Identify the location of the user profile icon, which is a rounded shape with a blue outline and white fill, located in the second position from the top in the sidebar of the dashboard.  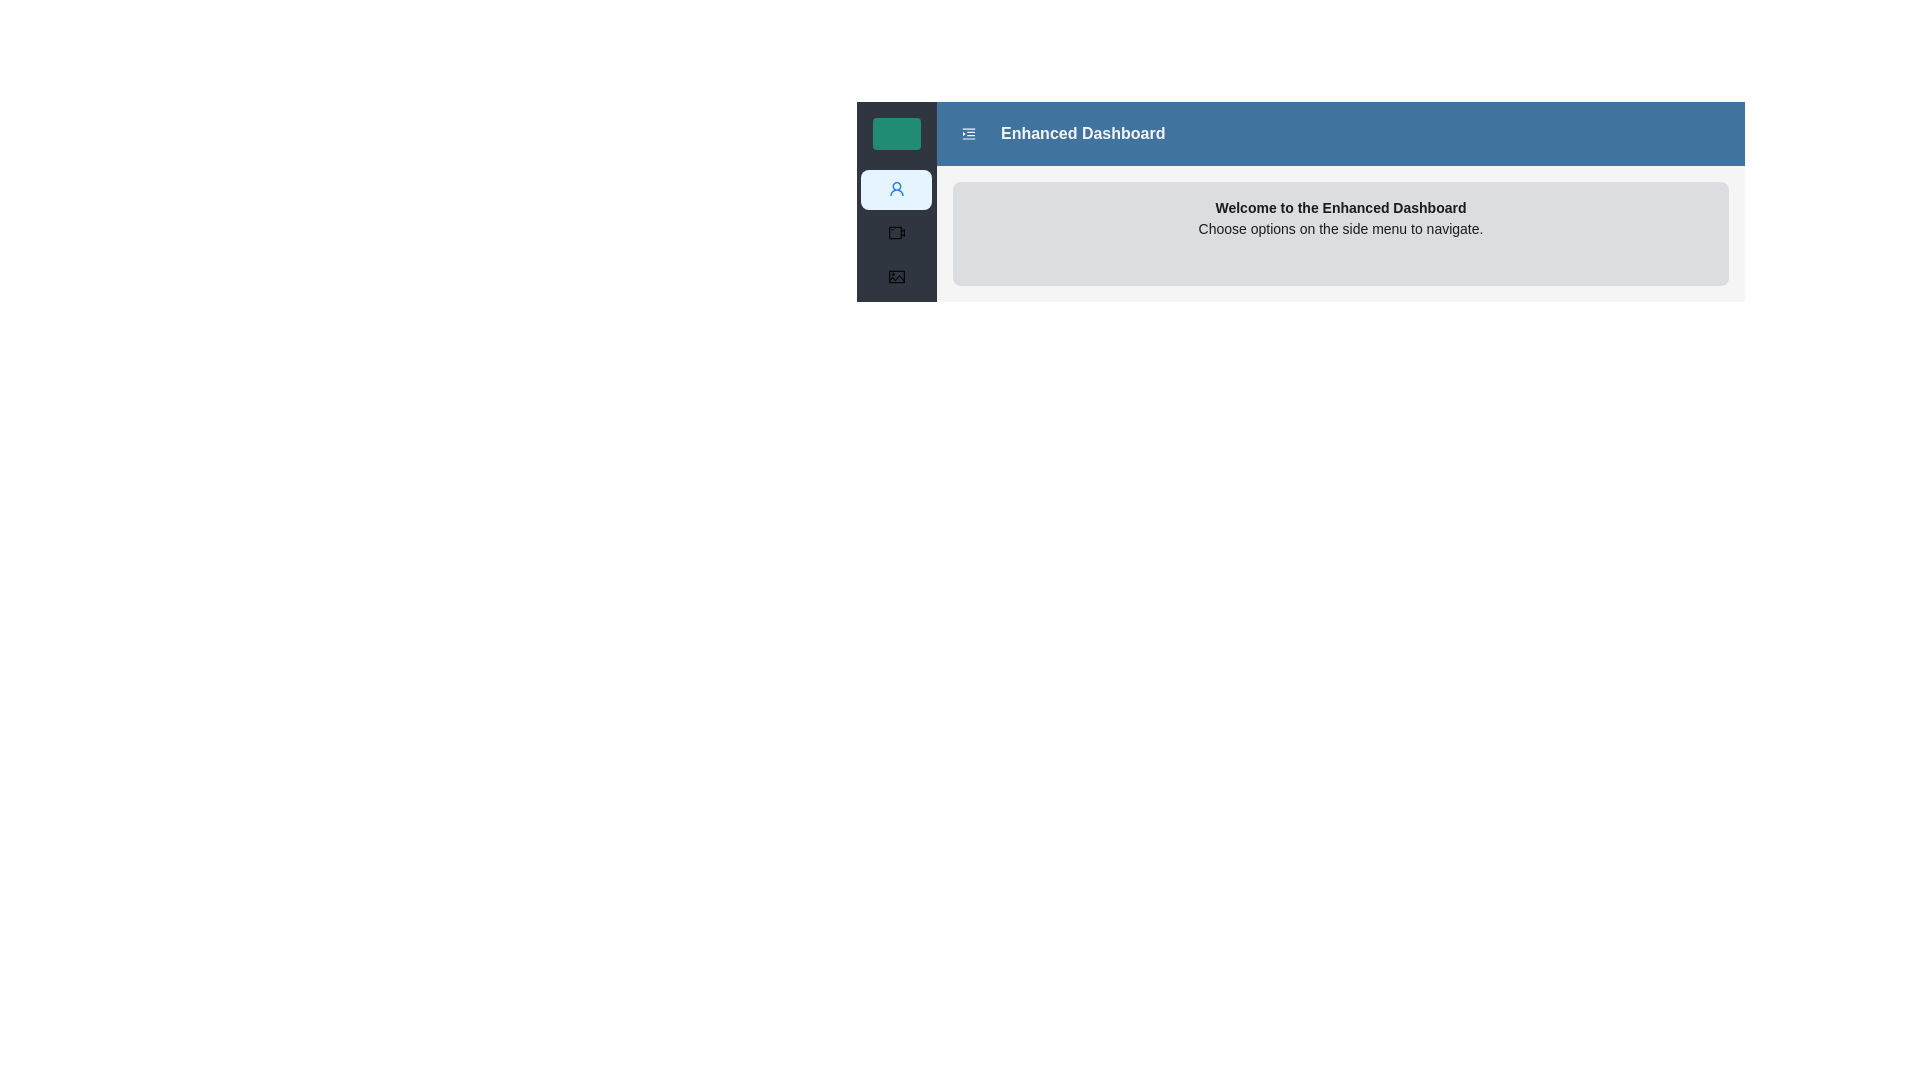
(895, 189).